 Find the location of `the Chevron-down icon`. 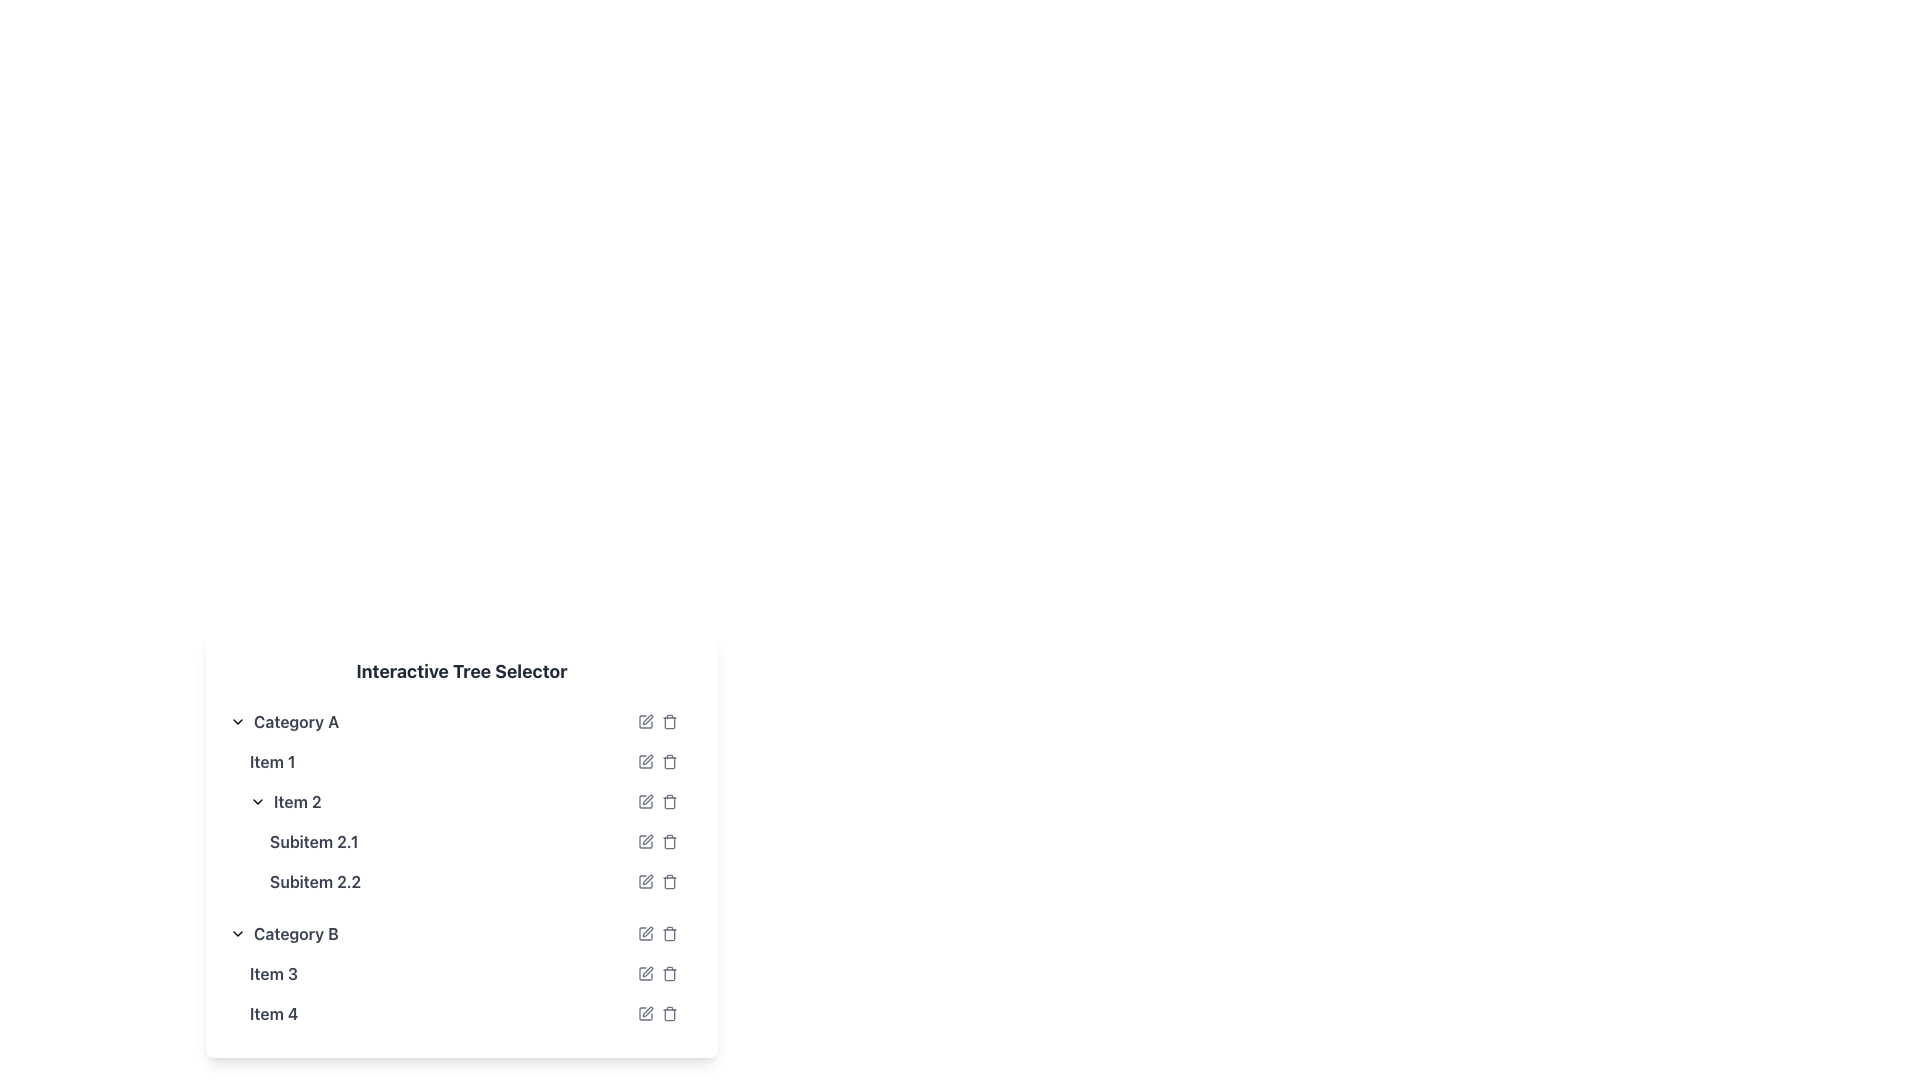

the Chevron-down icon is located at coordinates (257, 801).